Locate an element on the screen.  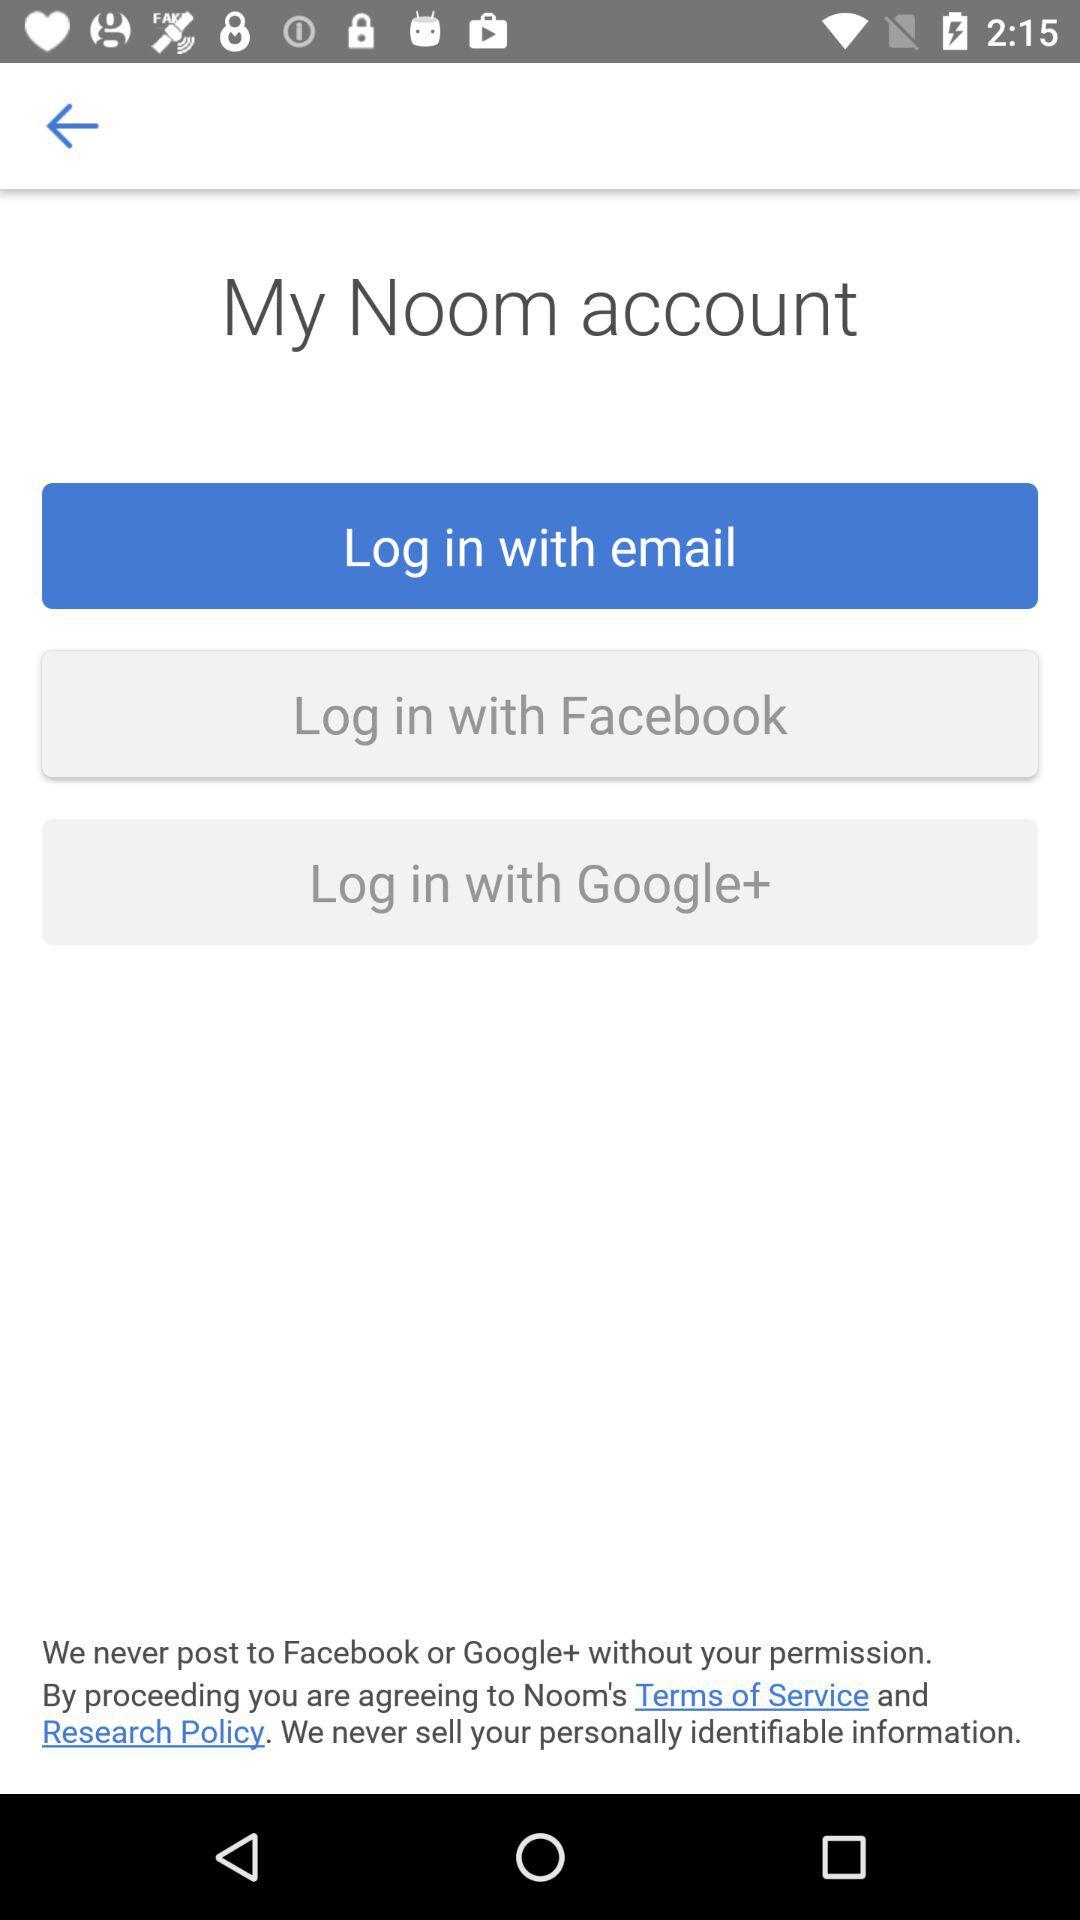
icon below the we never post is located at coordinates (540, 1711).